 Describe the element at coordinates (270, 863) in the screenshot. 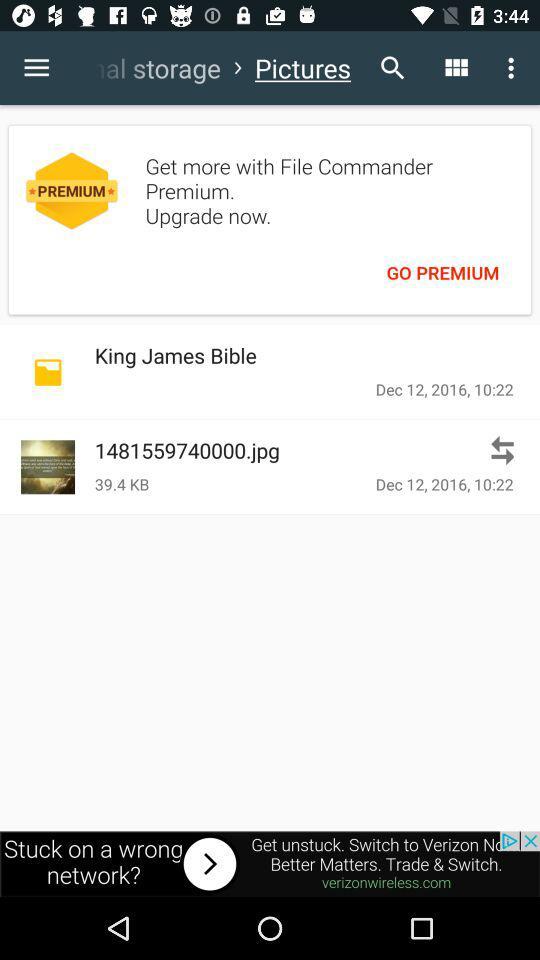

I see `advertising site` at that location.